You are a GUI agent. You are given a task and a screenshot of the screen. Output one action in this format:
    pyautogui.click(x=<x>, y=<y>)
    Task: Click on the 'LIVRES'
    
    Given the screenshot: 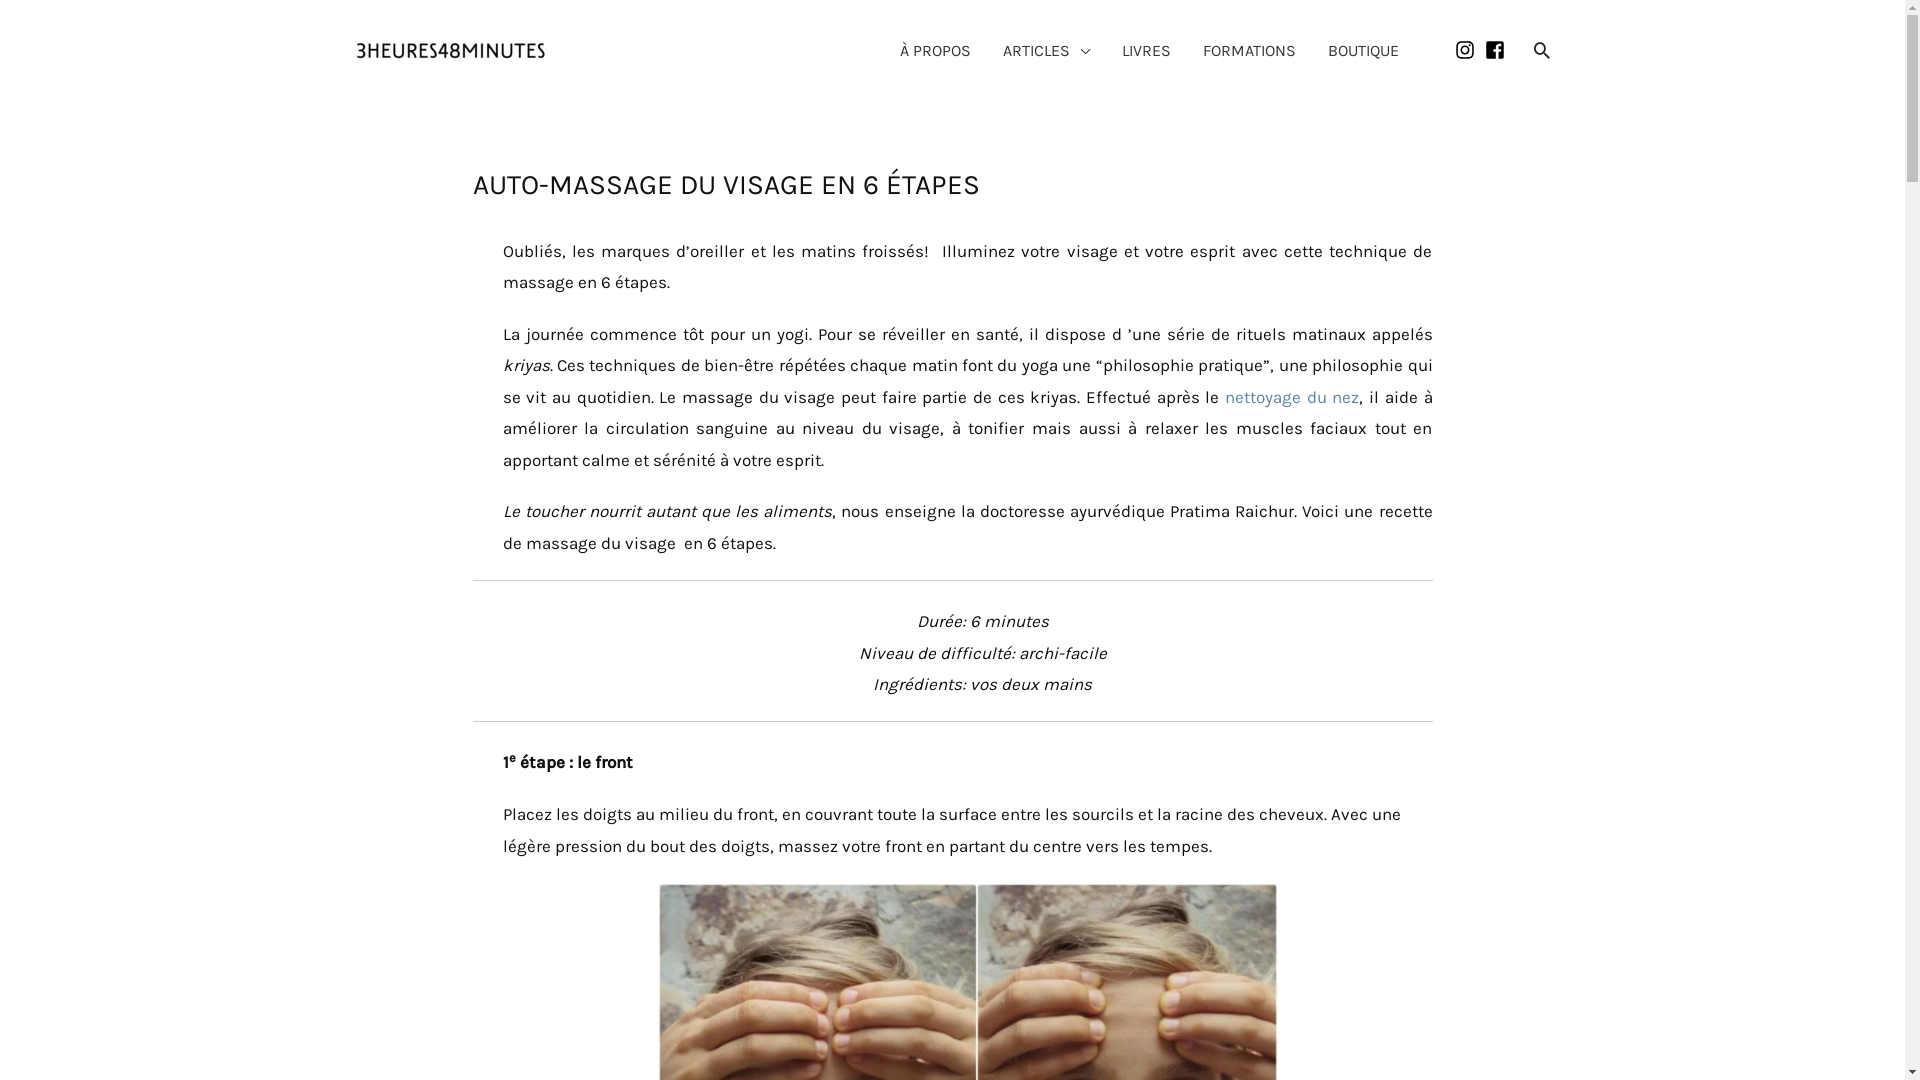 What is the action you would take?
    pyautogui.click(x=1146, y=49)
    